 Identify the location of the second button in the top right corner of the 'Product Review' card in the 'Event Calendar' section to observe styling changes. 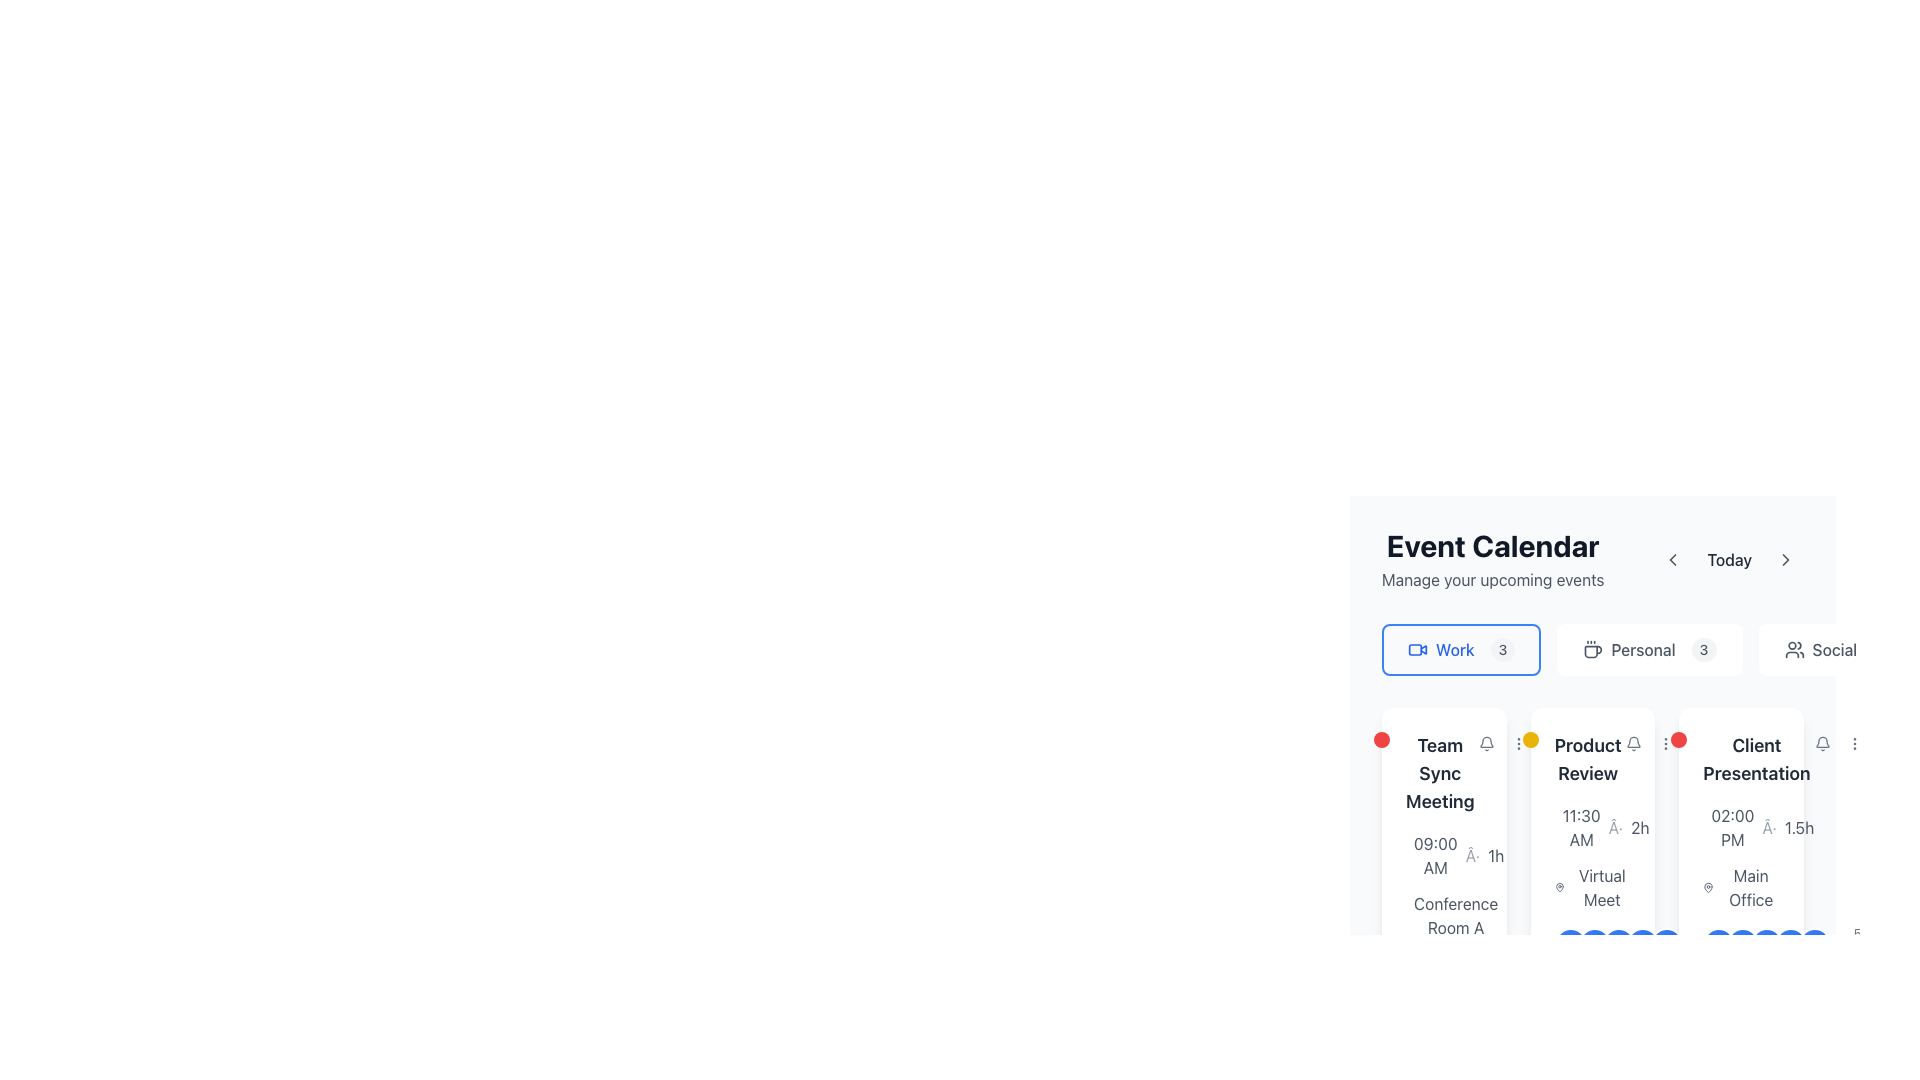
(1665, 744).